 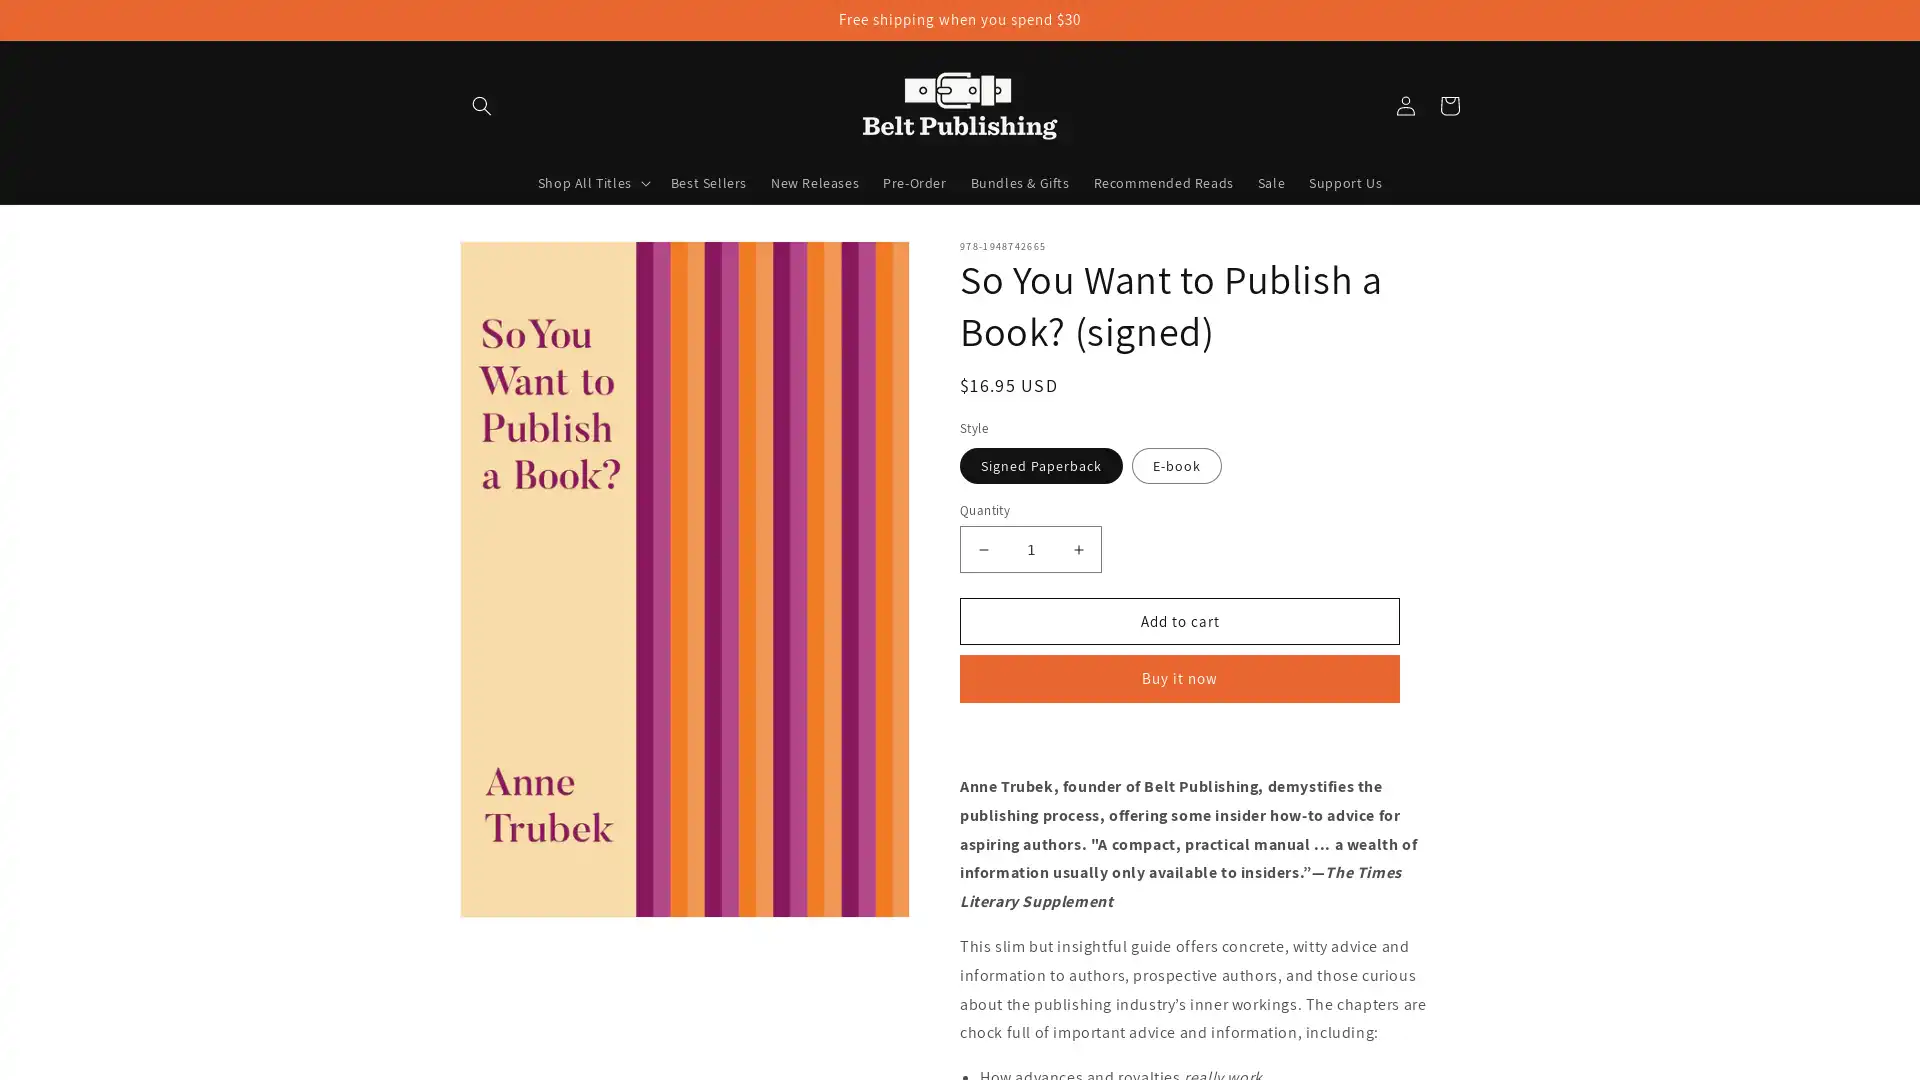 I want to click on Buy it now, so click(x=1180, y=677).